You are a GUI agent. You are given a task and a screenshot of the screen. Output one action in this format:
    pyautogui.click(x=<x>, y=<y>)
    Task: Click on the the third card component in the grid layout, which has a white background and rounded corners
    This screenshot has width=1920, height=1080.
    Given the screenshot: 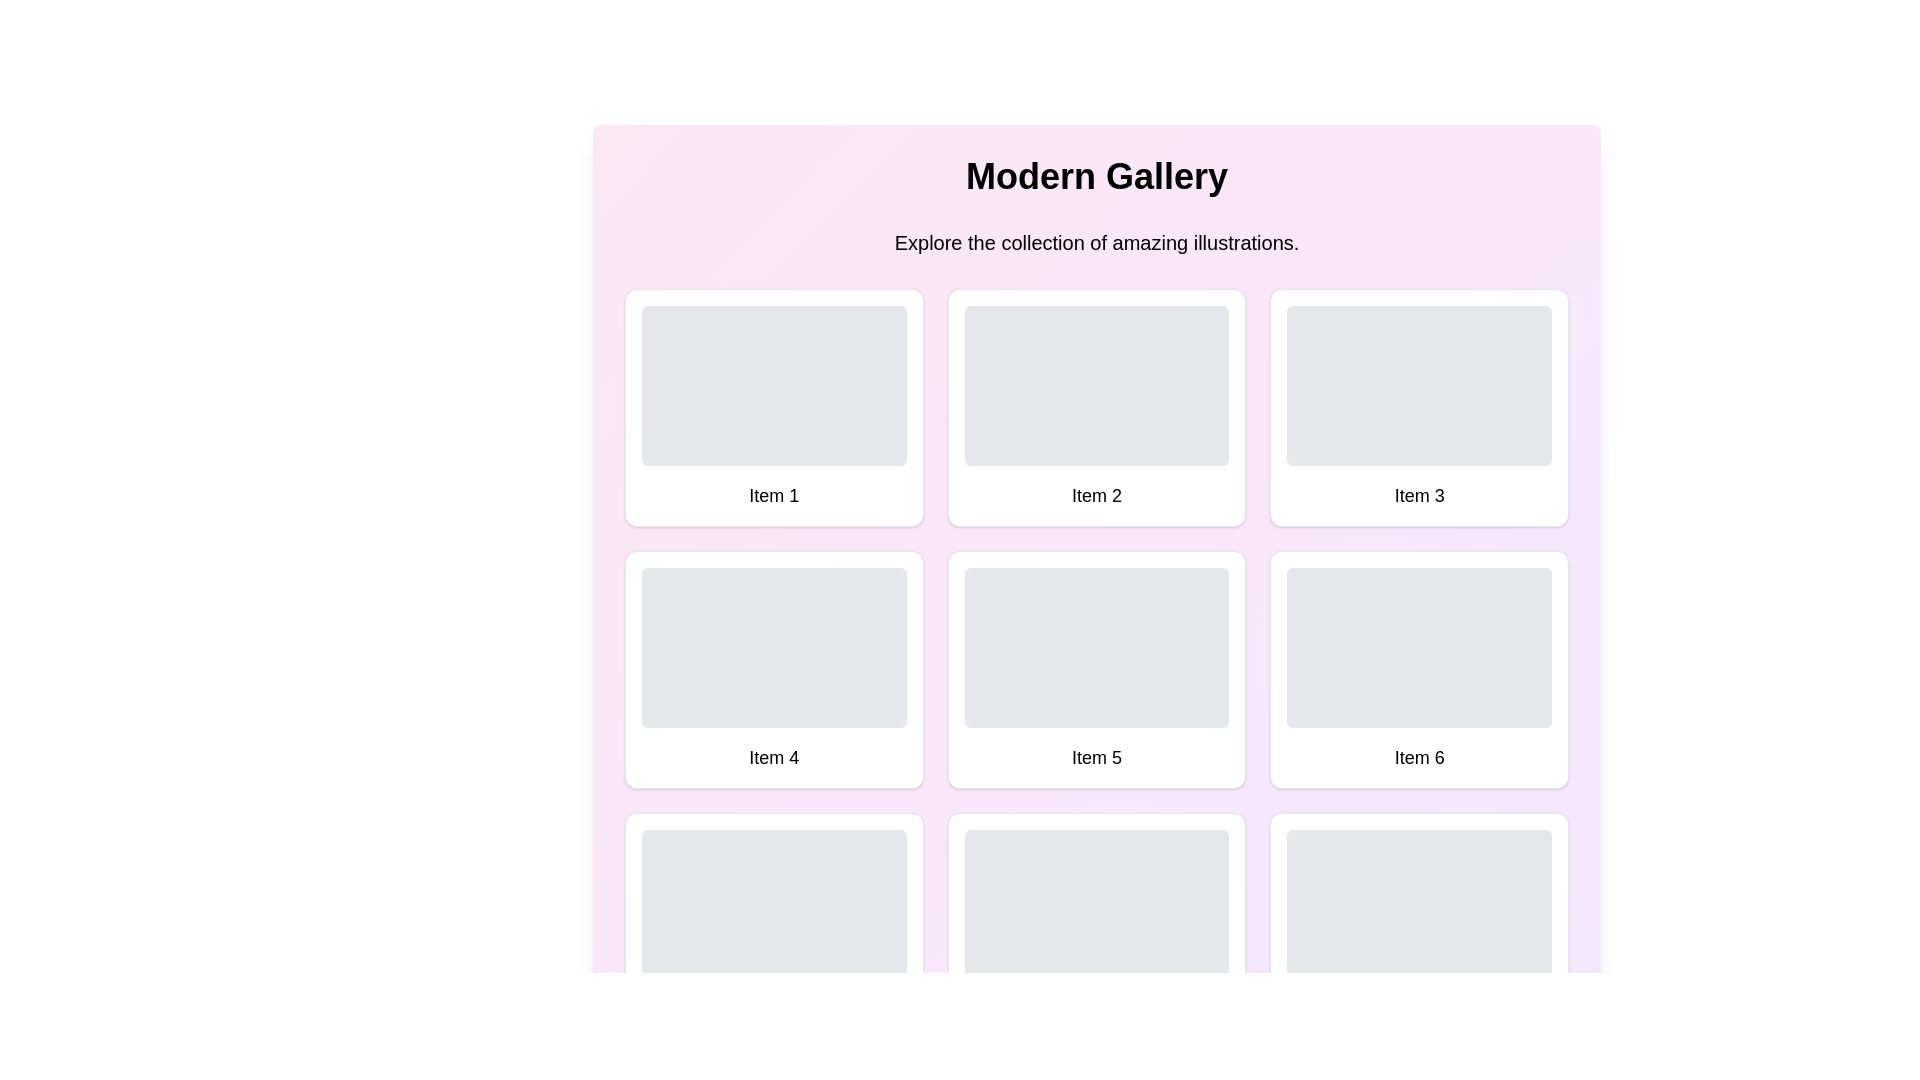 What is the action you would take?
    pyautogui.click(x=1418, y=407)
    